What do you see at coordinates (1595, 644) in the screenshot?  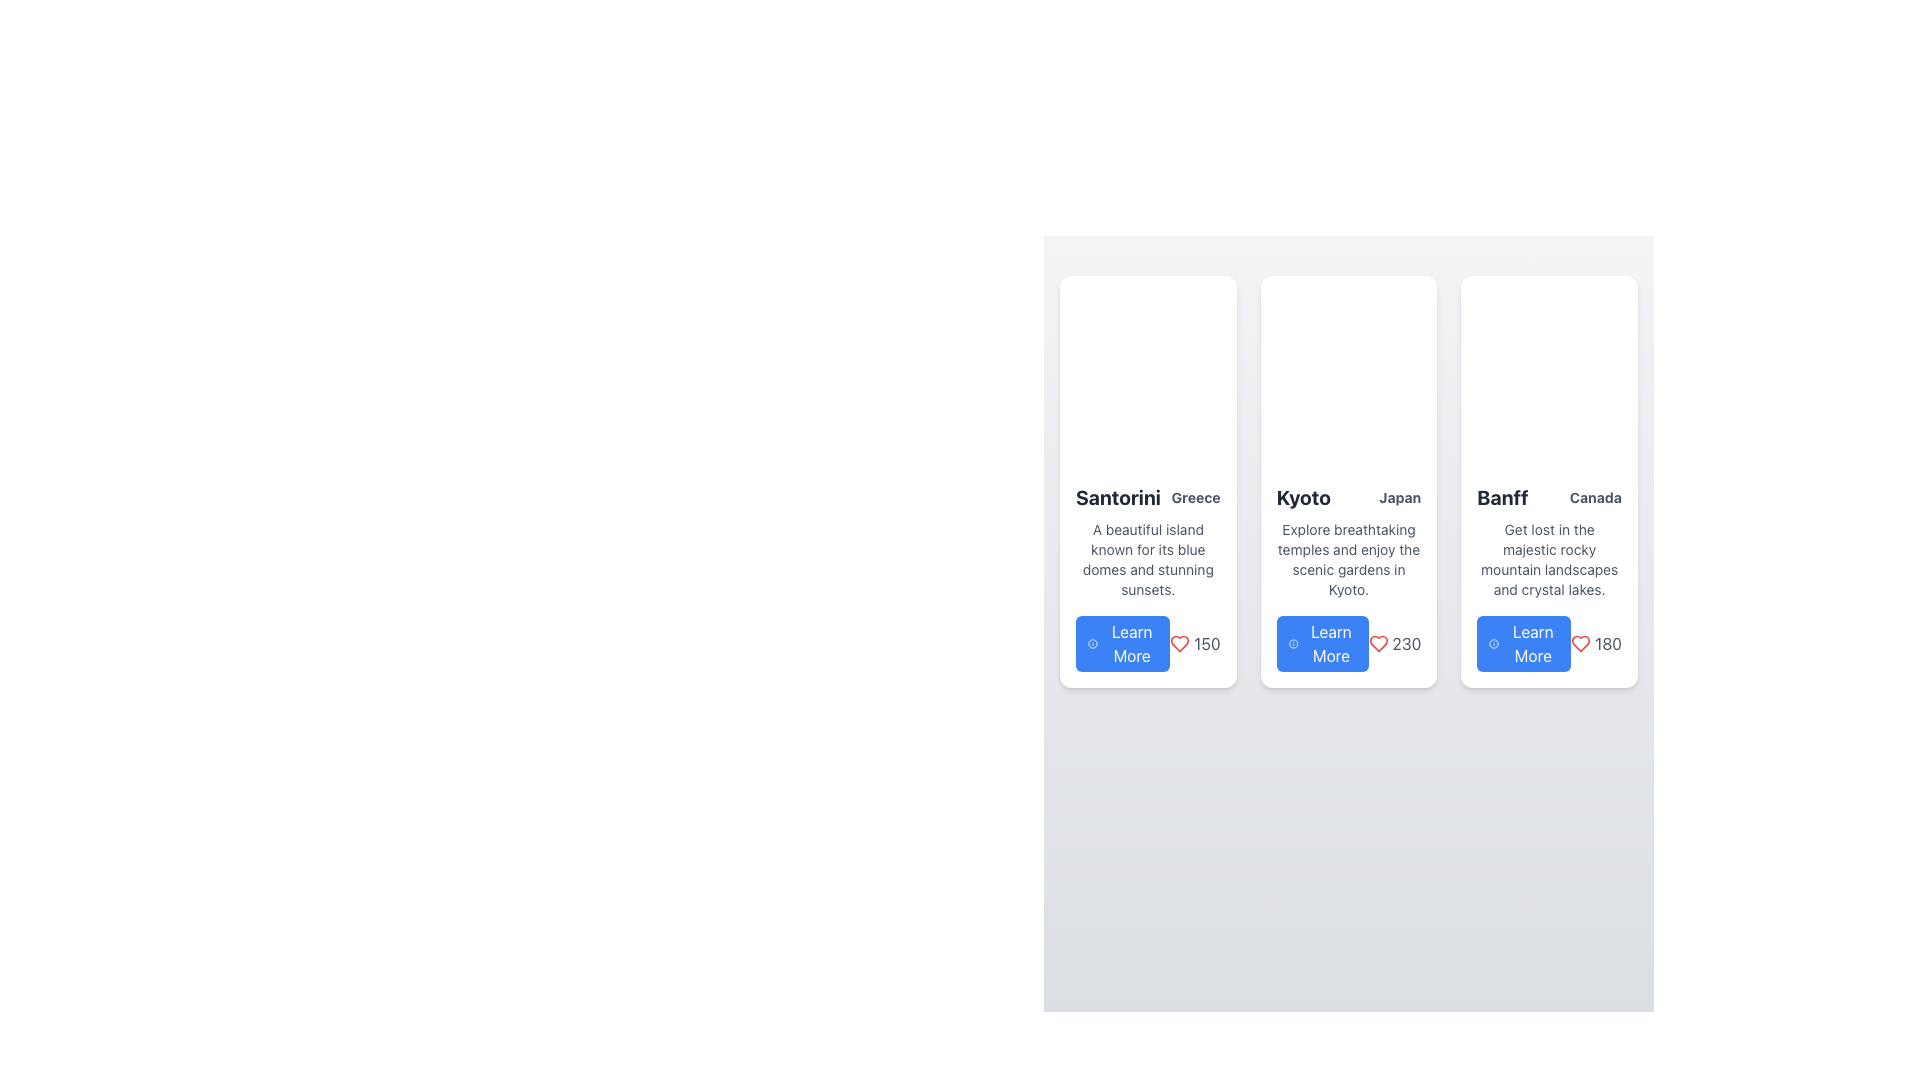 I see `the heart icon and metric text representing popularity or likes in the third card's right section, adjacent to the 'Learn More' button` at bounding box center [1595, 644].